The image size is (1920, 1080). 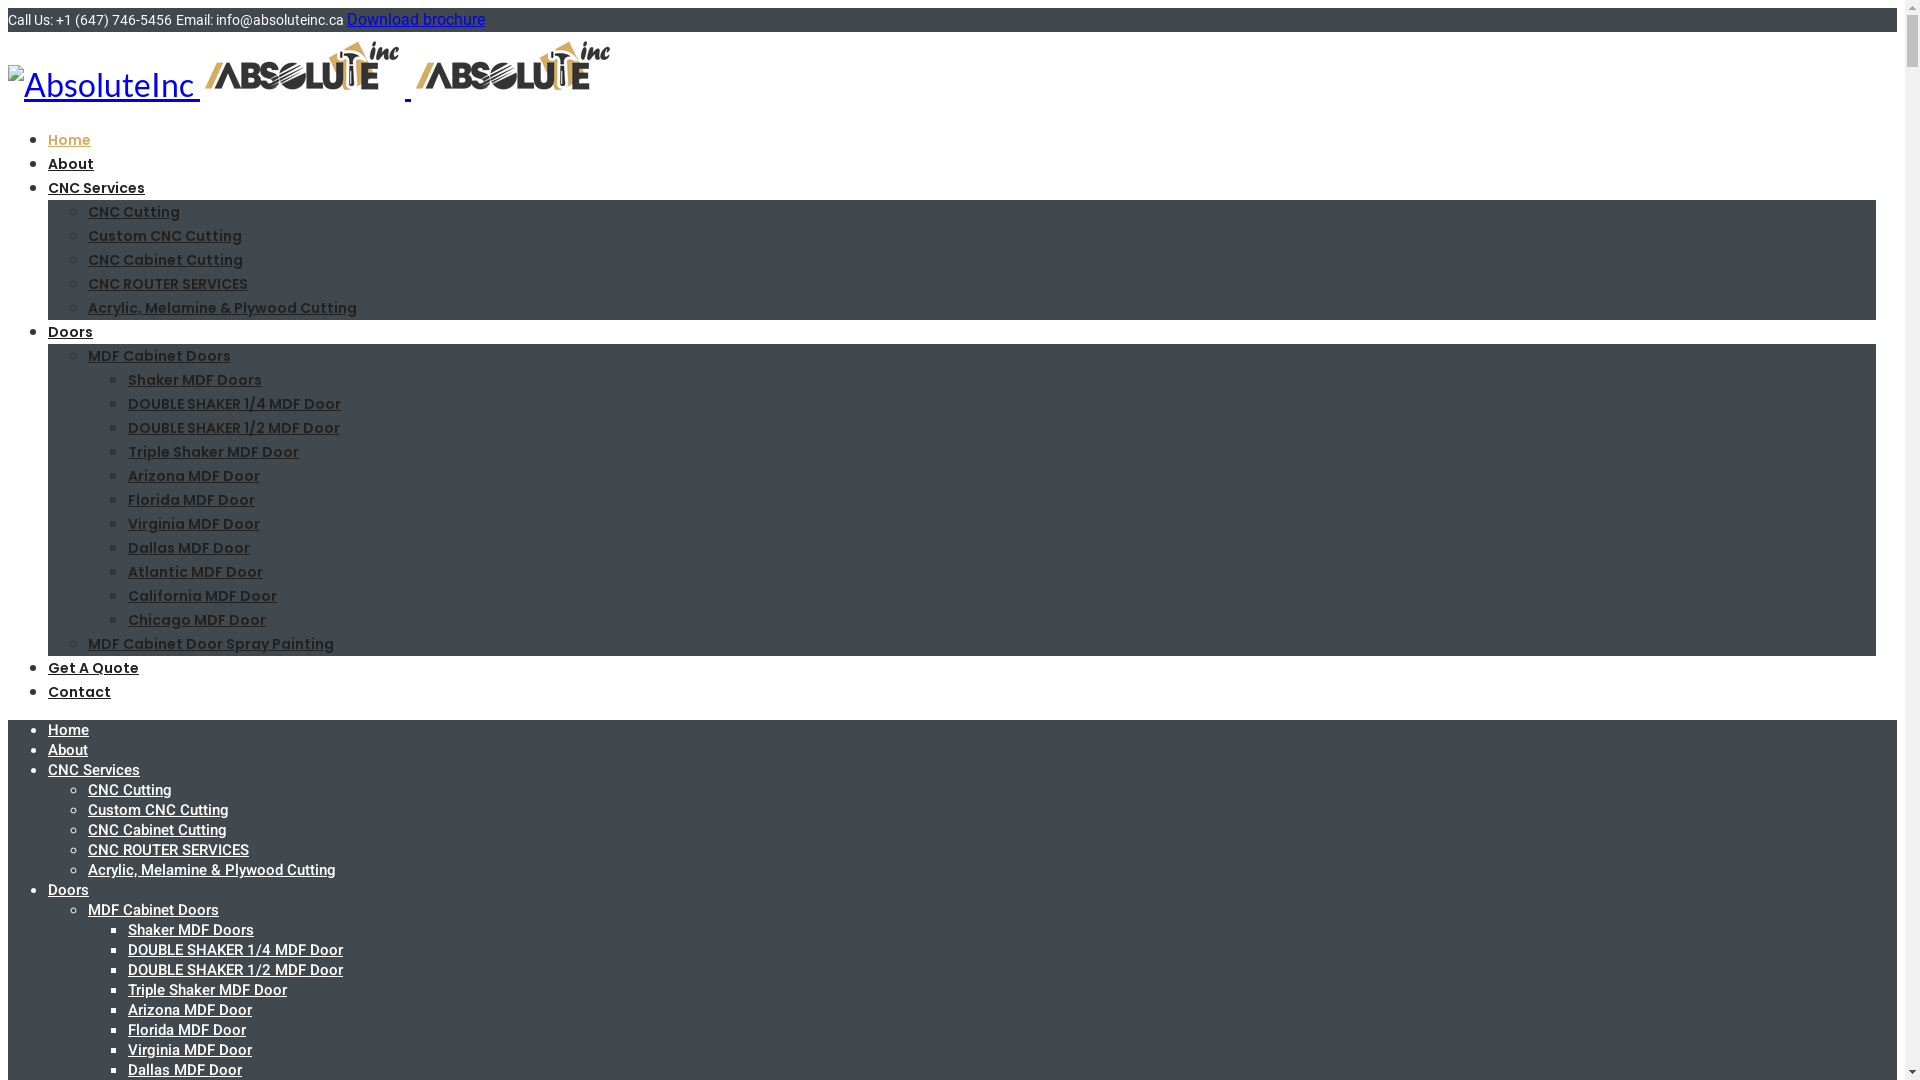 What do you see at coordinates (168, 849) in the screenshot?
I see `'CNC ROUTER SERVICES'` at bounding box center [168, 849].